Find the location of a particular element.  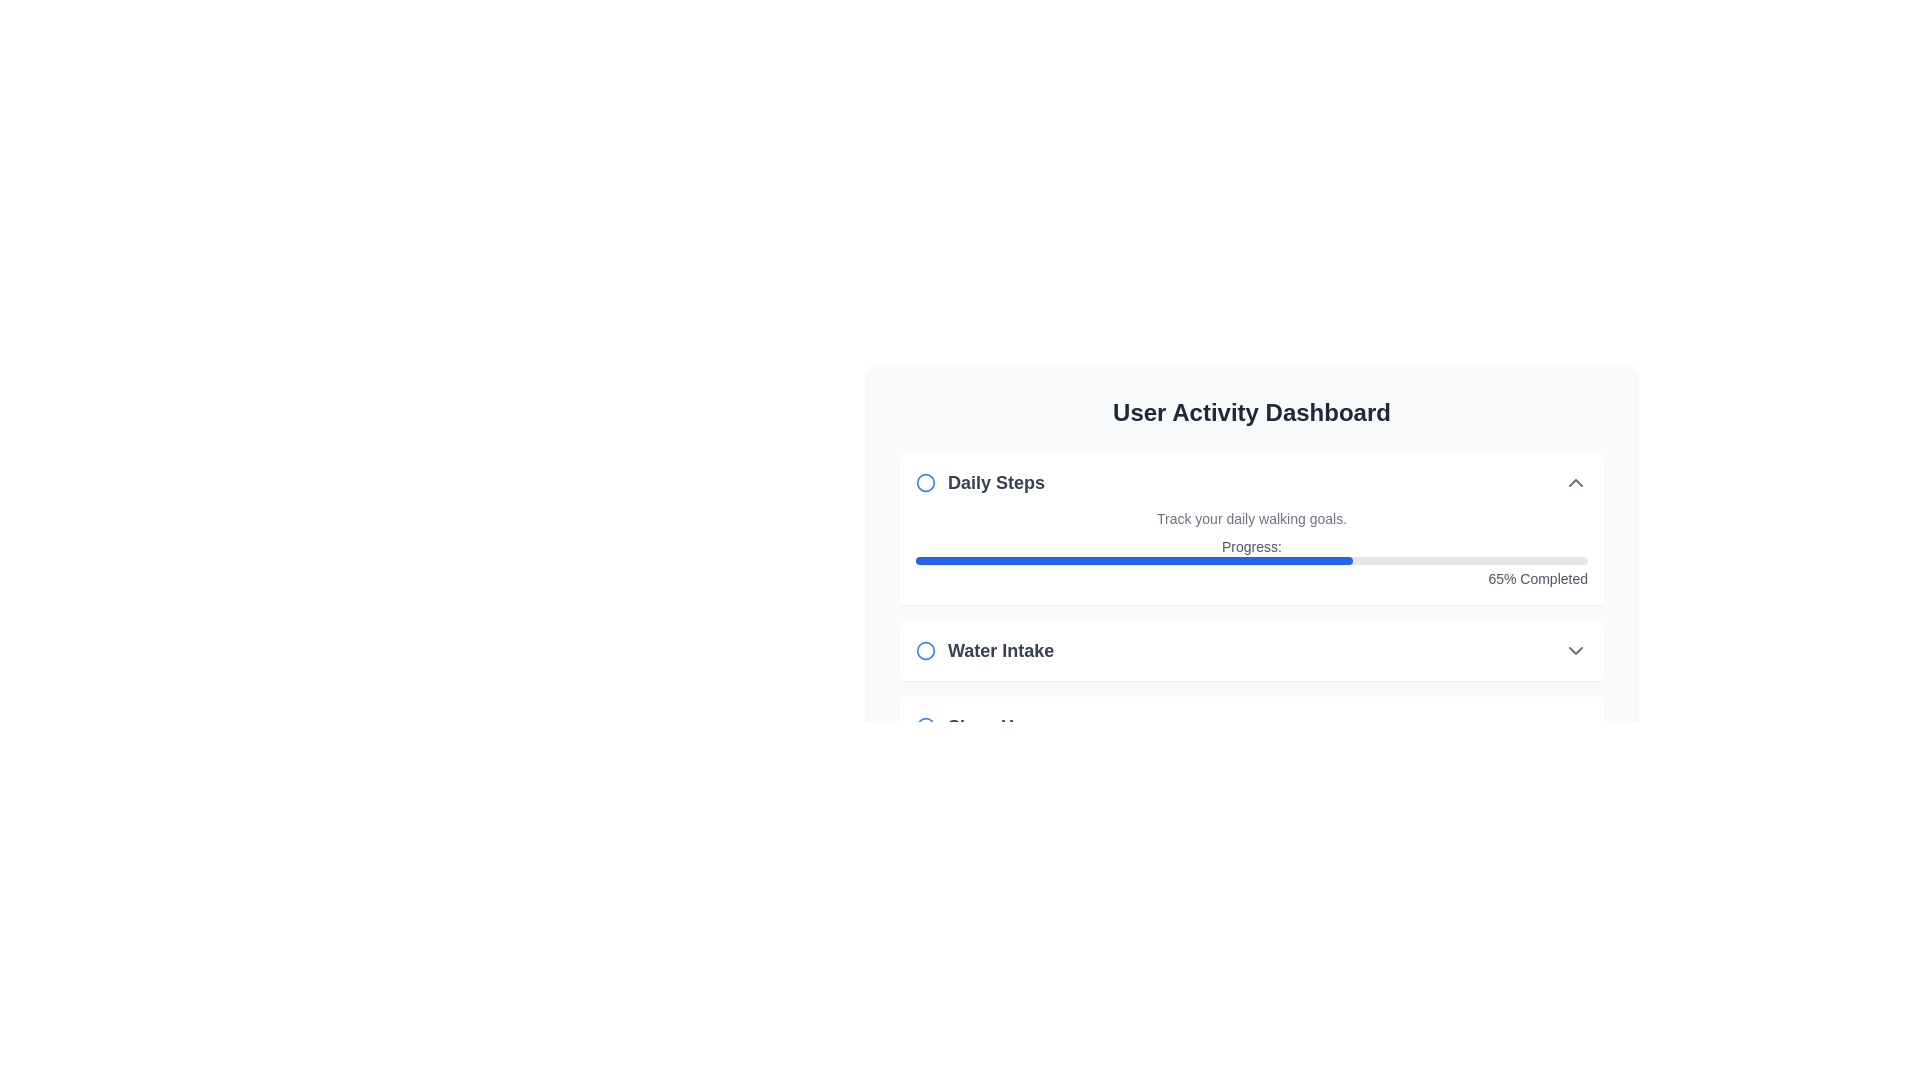

the text label displaying 'Progress:' which is located above the progress bar section, centered horizontally and aligned to the left is located at coordinates (1251, 547).